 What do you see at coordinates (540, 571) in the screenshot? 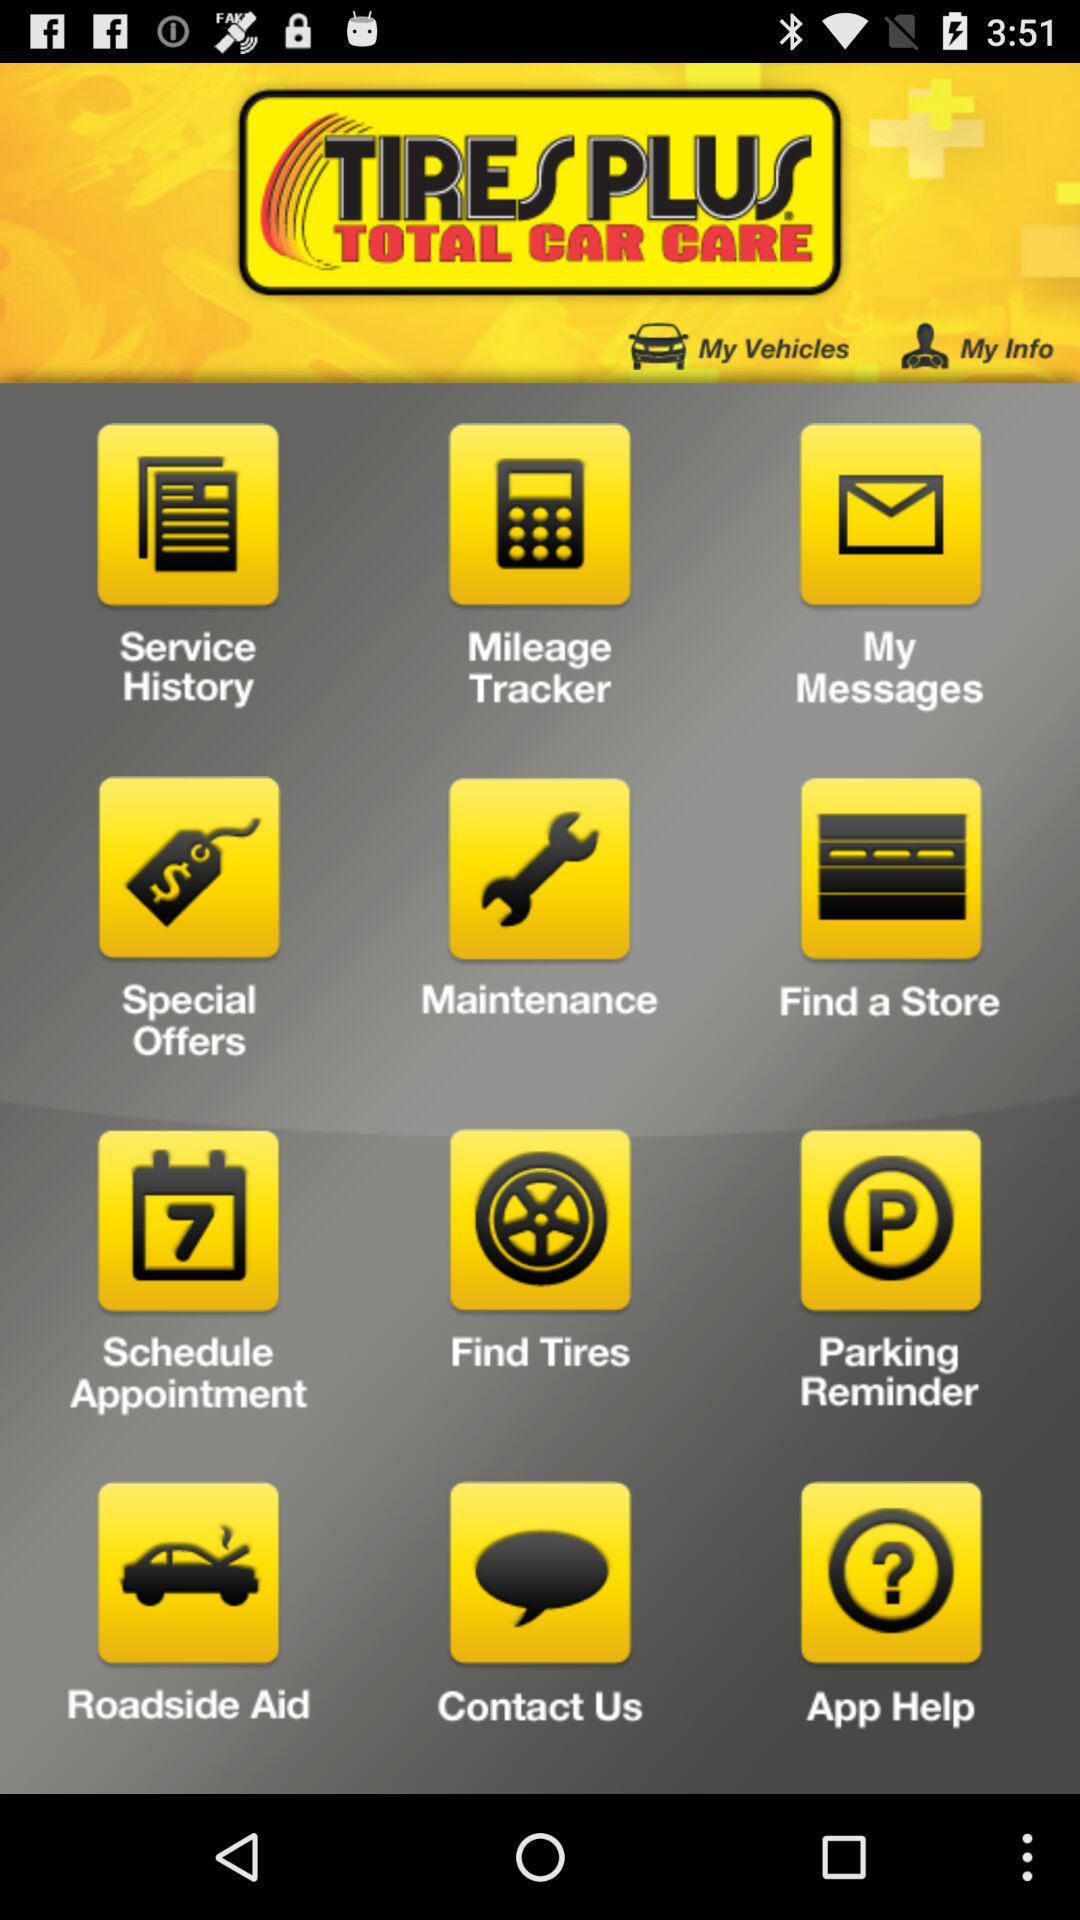
I see `track the mileage` at bounding box center [540, 571].